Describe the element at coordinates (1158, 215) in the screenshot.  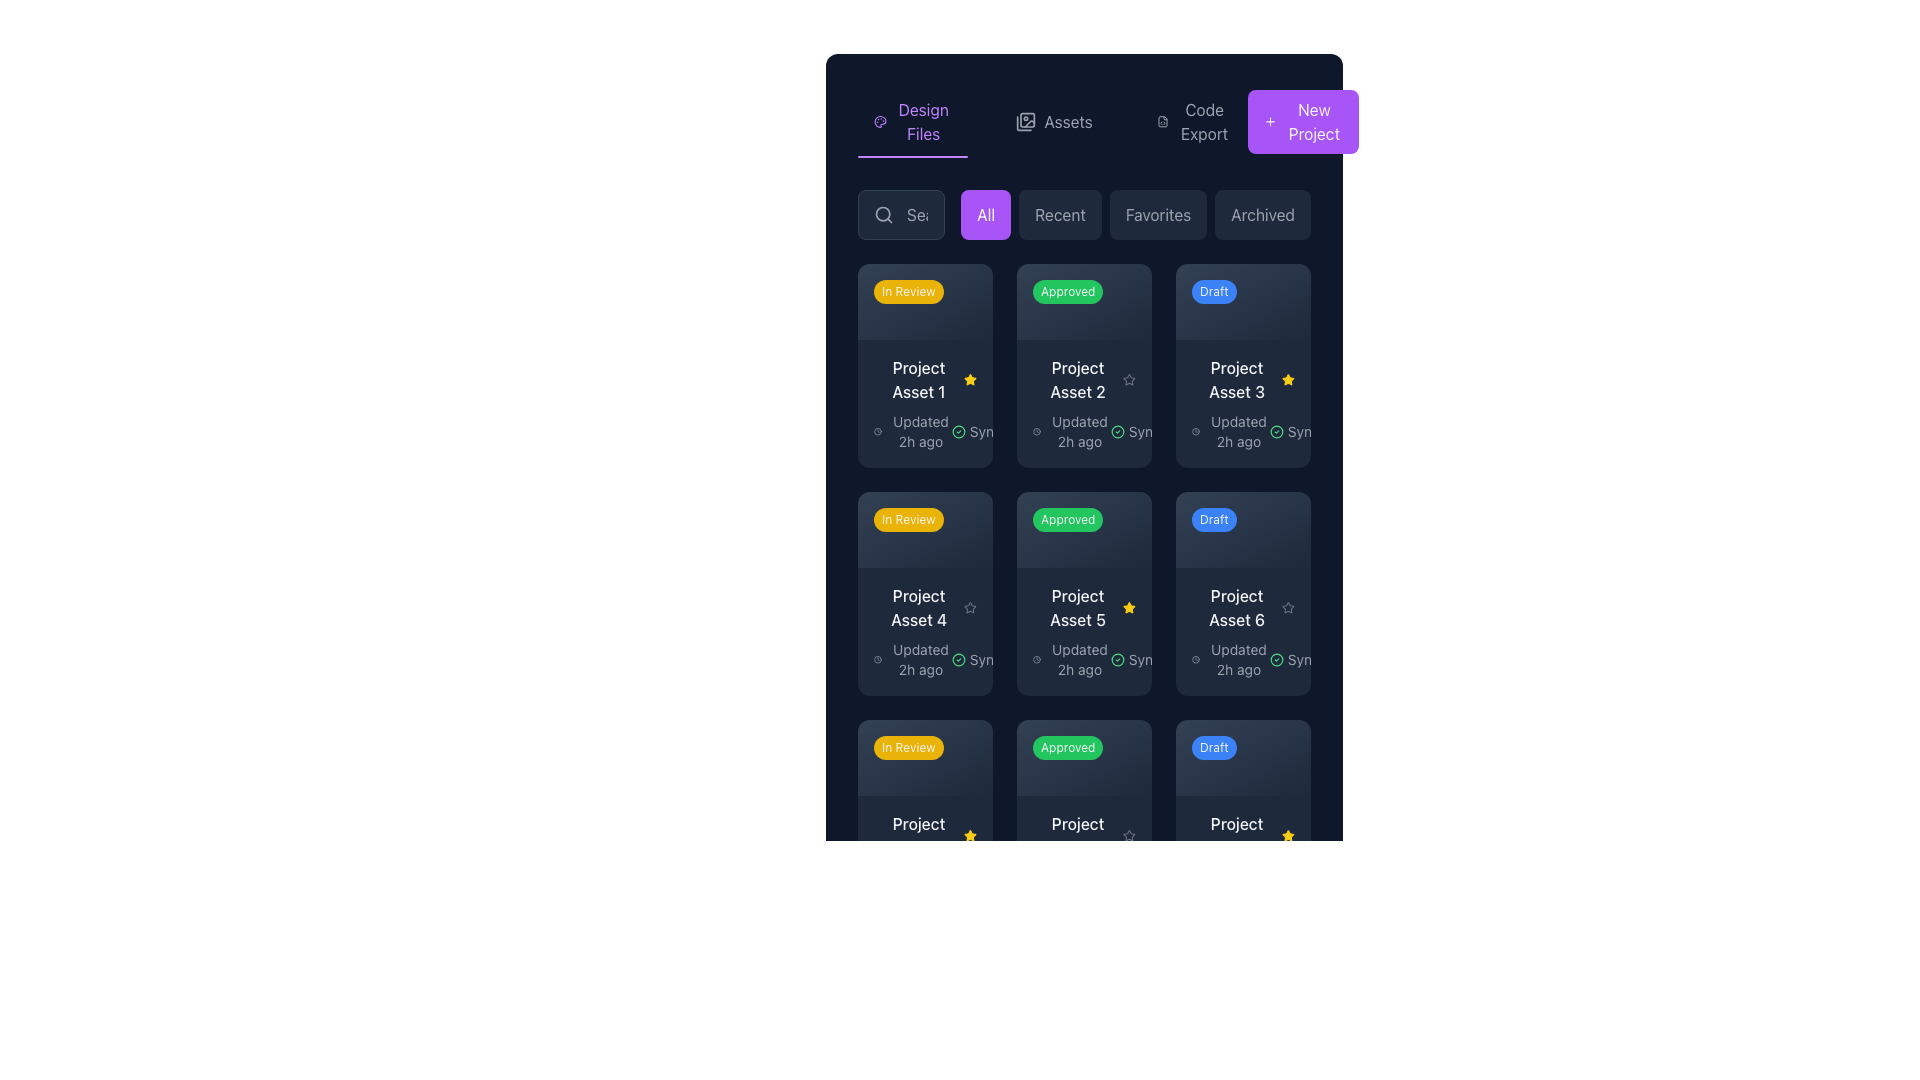
I see `the 'Favorites' button, which is the third button in a row of four with a dark gray background and light gray text` at that location.